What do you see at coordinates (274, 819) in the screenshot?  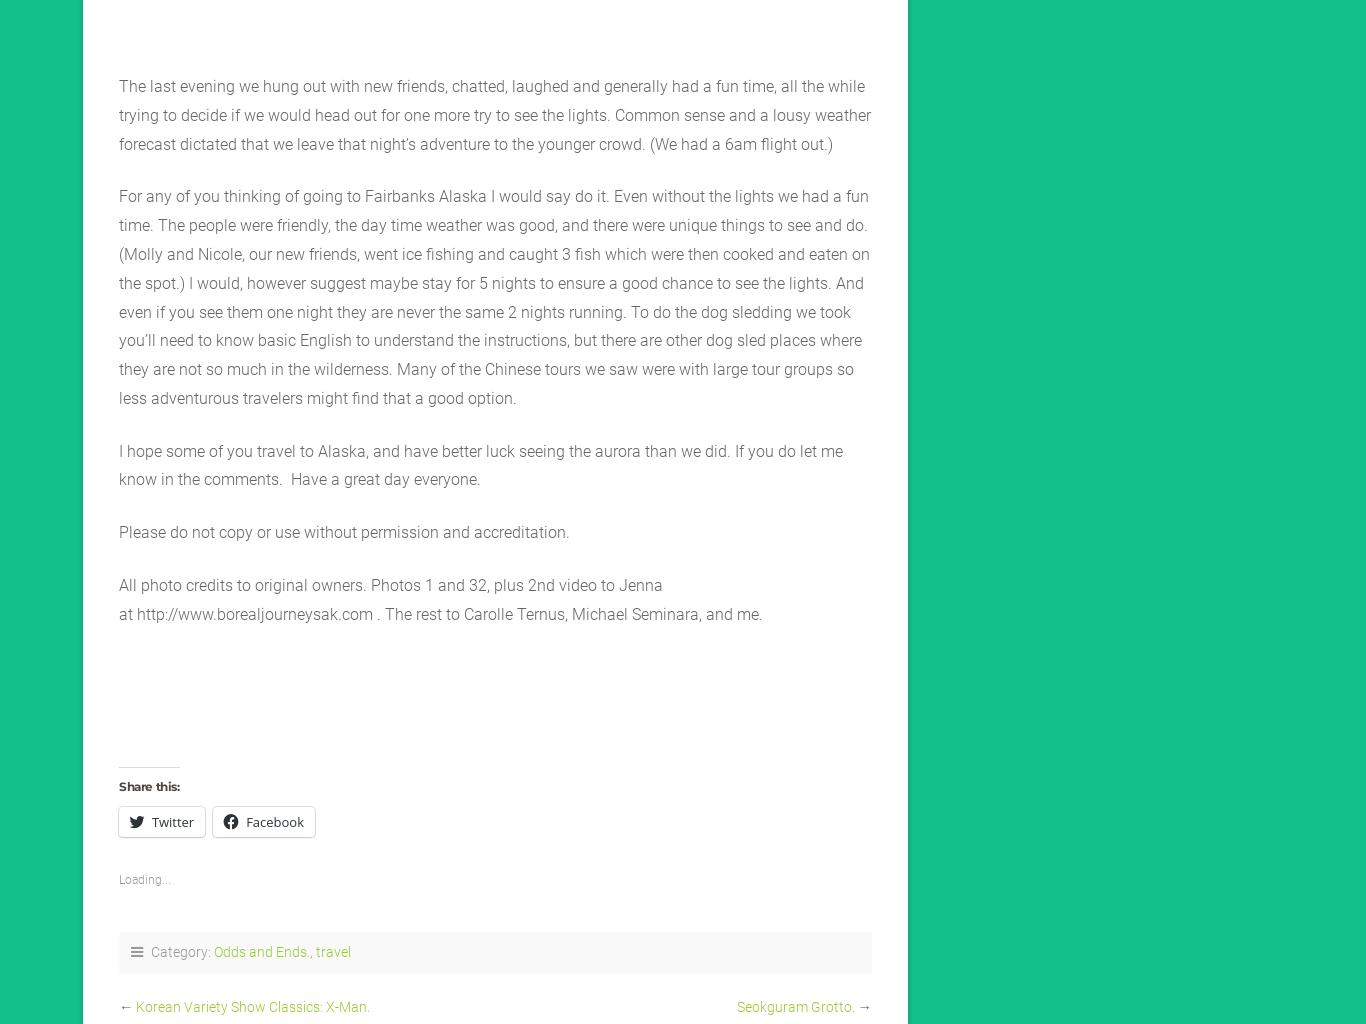 I see `'Facebook'` at bounding box center [274, 819].